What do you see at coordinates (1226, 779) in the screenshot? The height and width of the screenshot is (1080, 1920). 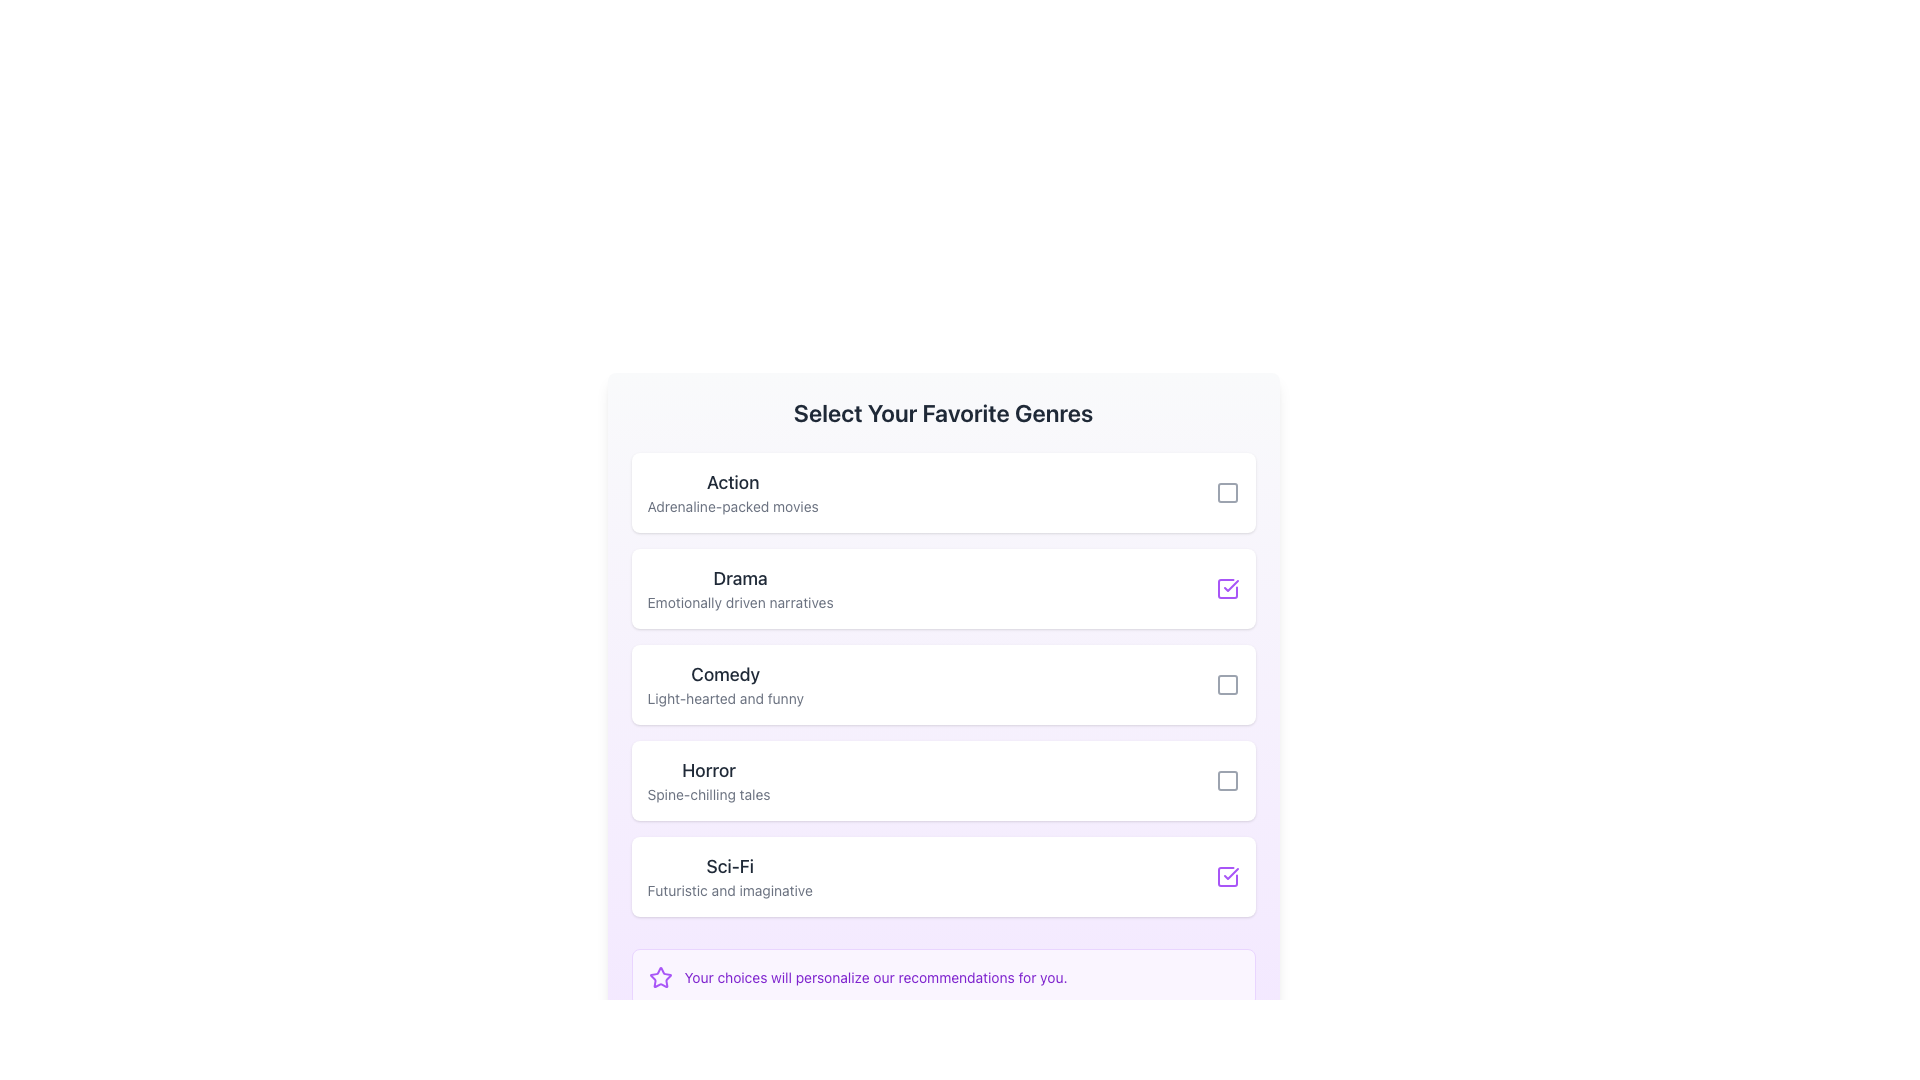 I see `the checkbox for the 'Horror' genre selection` at bounding box center [1226, 779].